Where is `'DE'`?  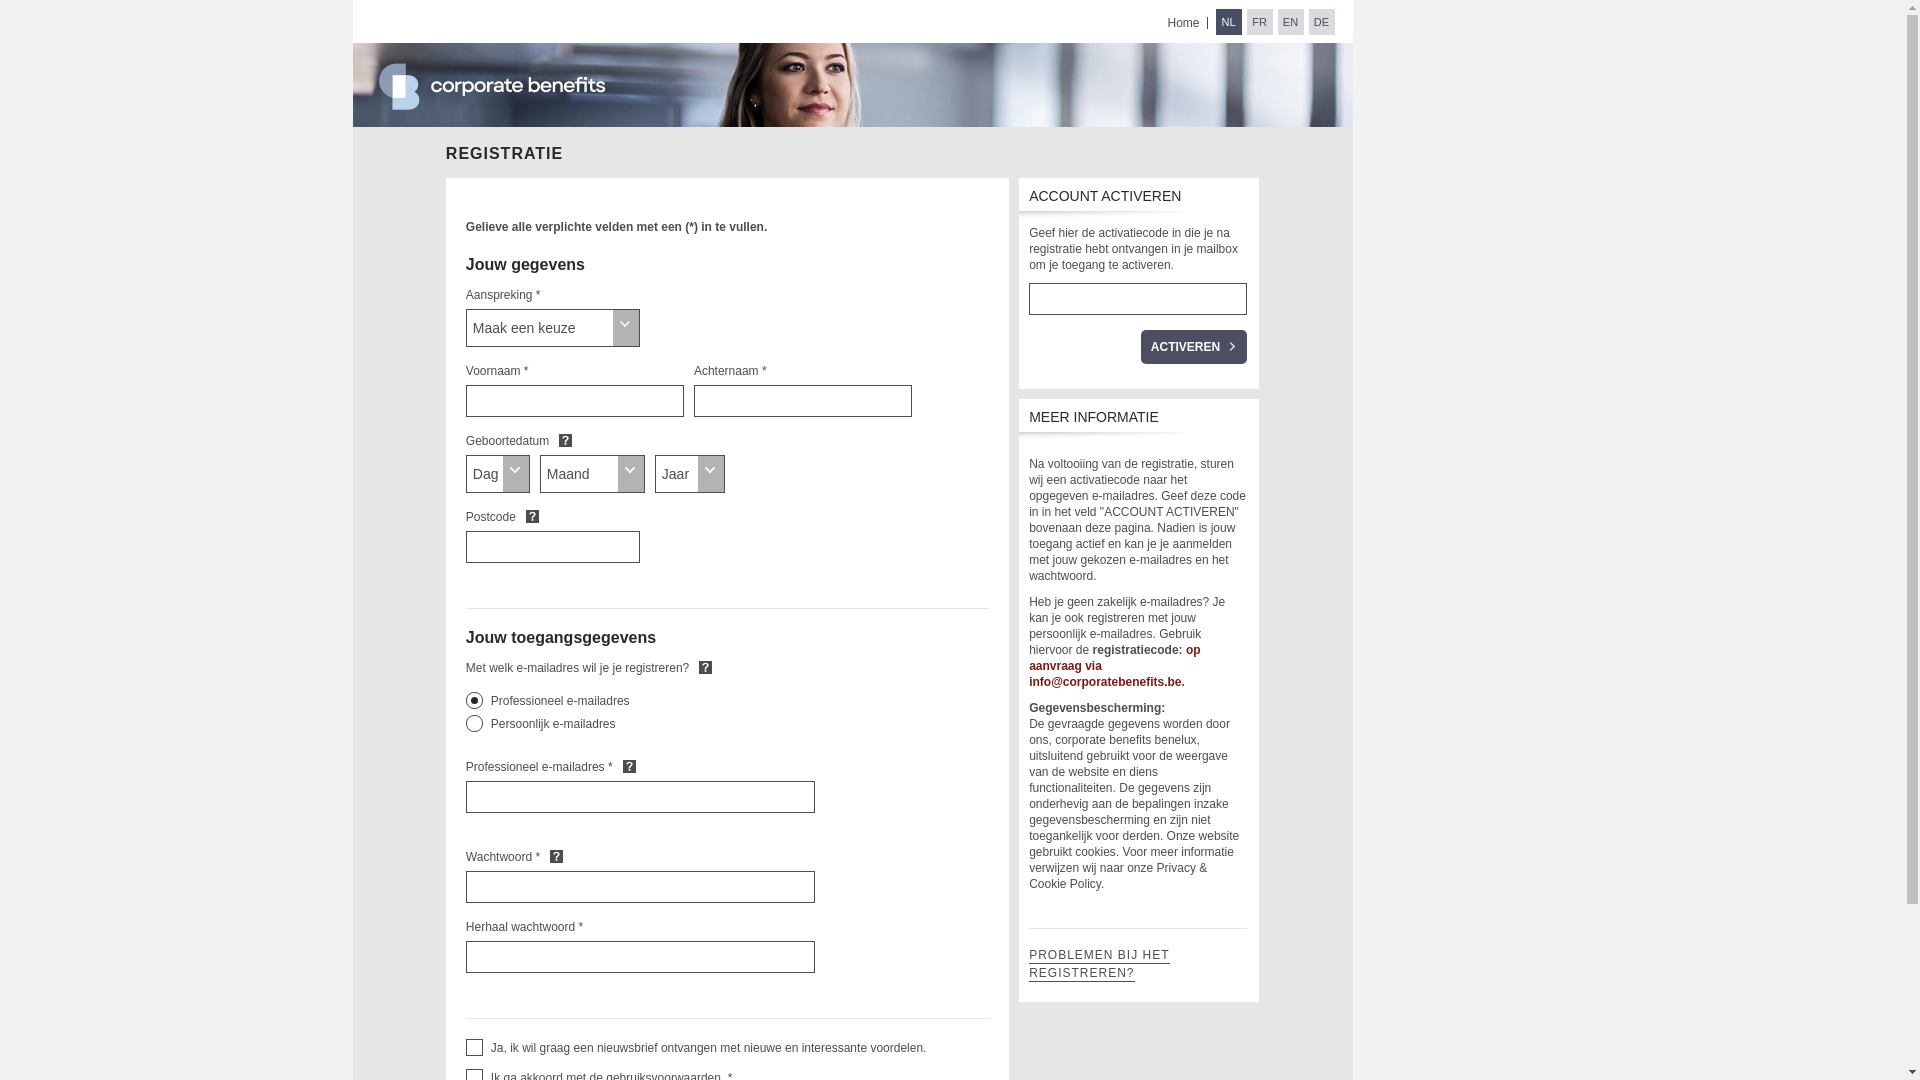
'DE' is located at coordinates (1308, 22).